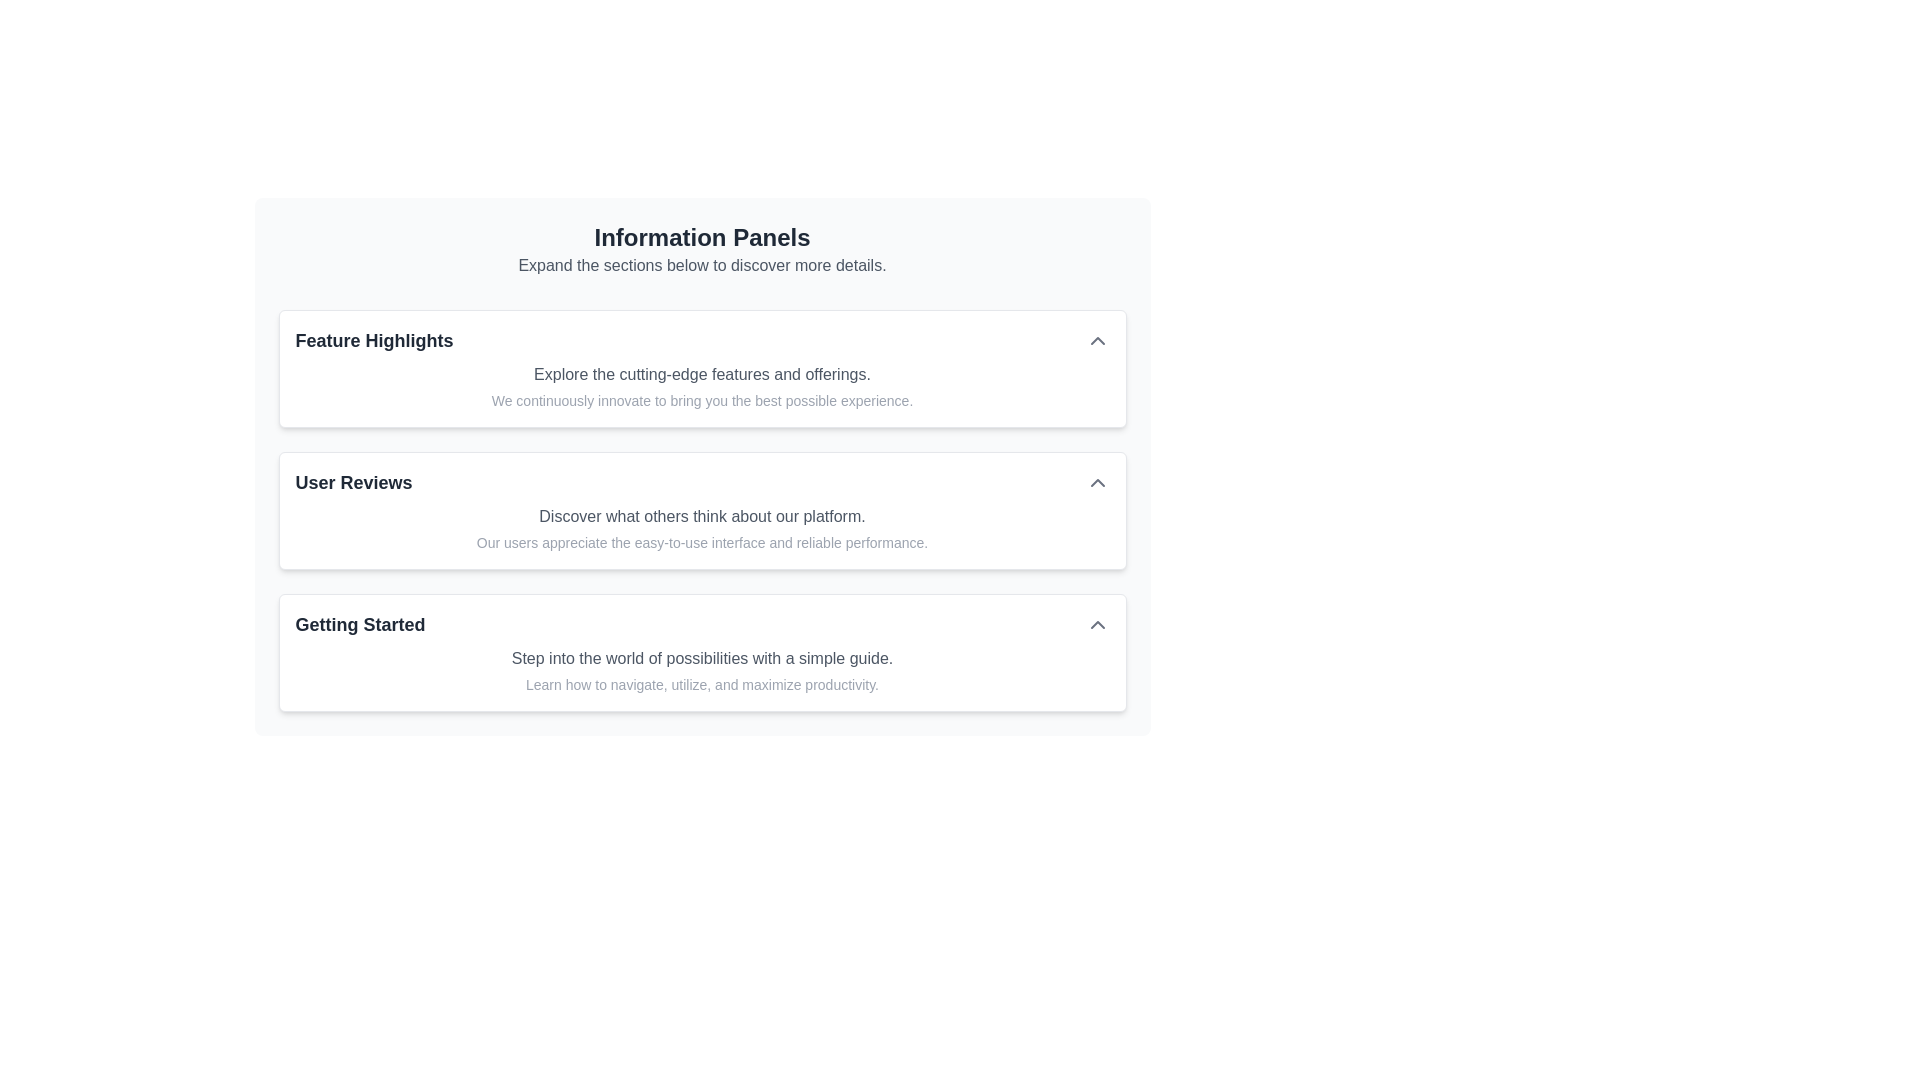 This screenshot has height=1080, width=1920. Describe the element at coordinates (354, 482) in the screenshot. I see `the text label displaying 'User Reviews' in bold font located in the 'Information Panels' section, specifically in the second section` at that location.